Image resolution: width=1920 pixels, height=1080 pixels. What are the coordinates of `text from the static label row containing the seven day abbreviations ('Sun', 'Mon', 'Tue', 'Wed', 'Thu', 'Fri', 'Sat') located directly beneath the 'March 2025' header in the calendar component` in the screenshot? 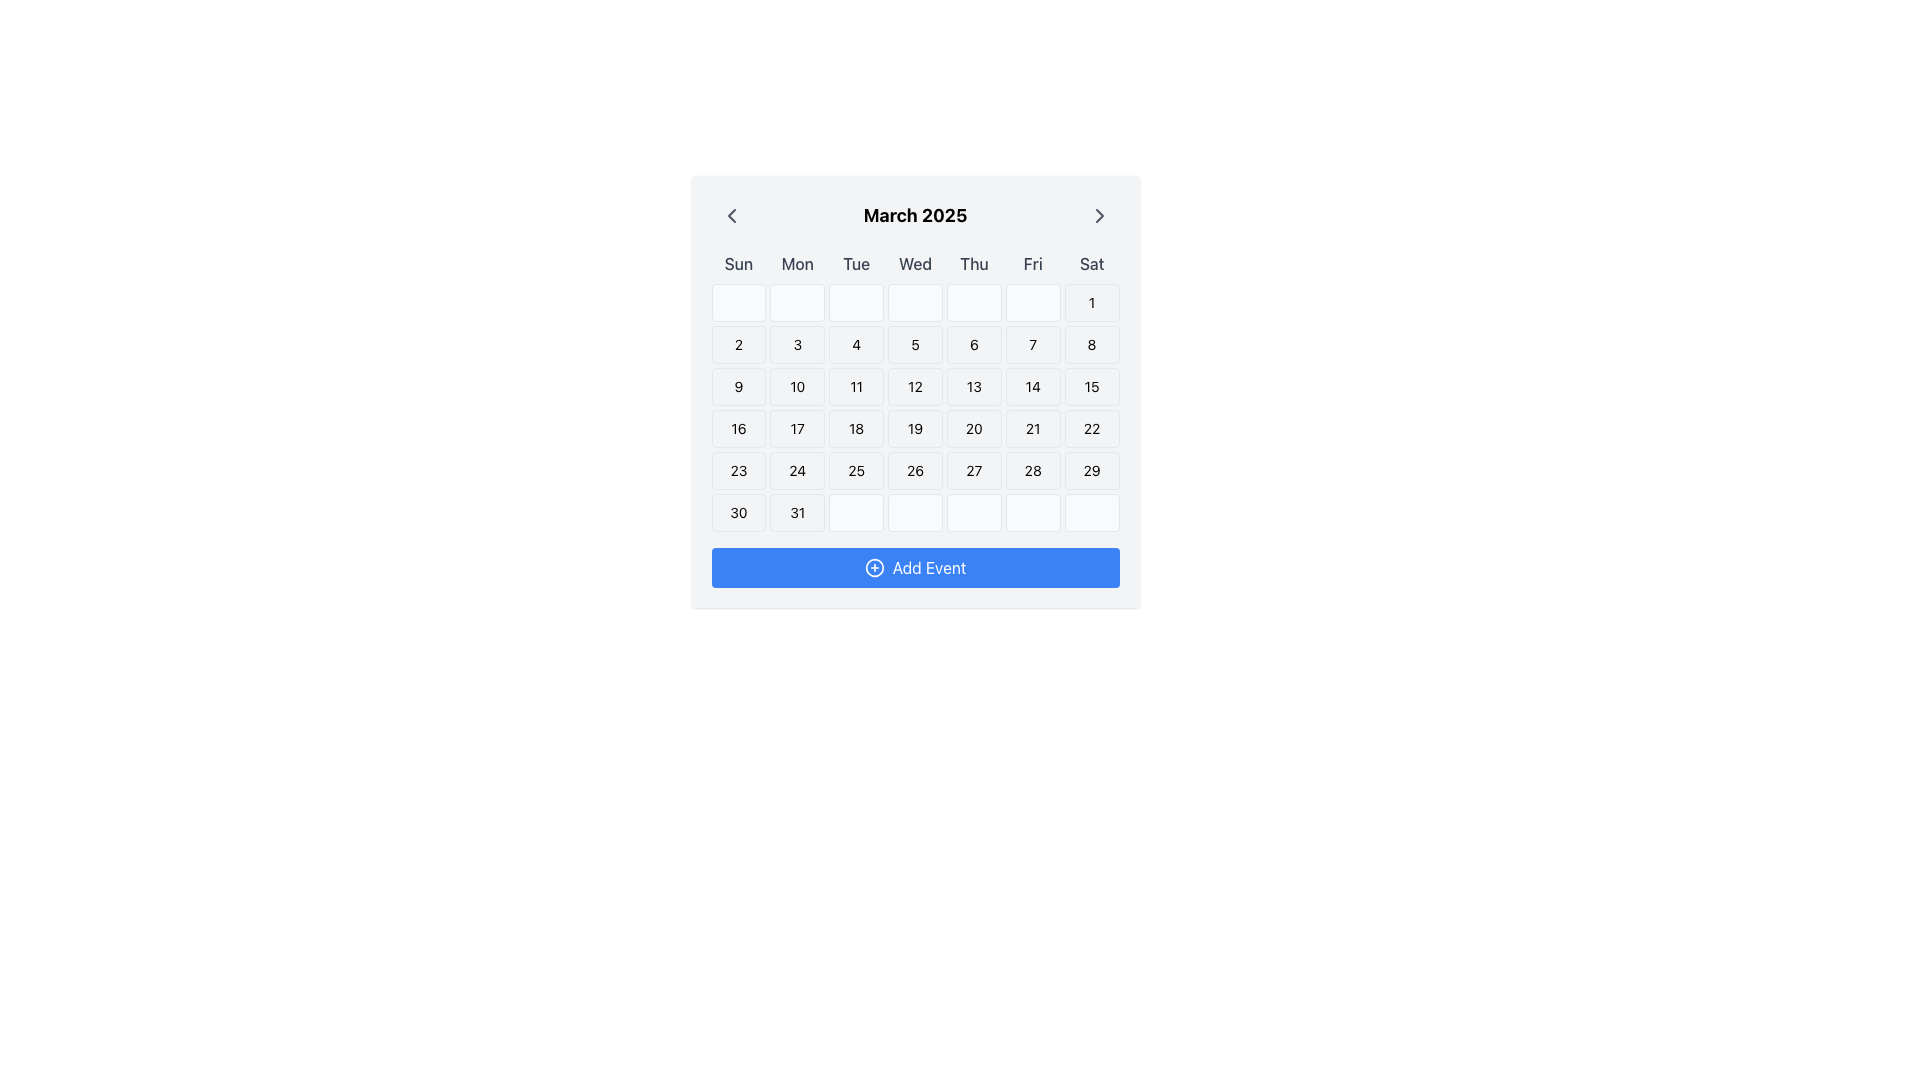 It's located at (914, 262).